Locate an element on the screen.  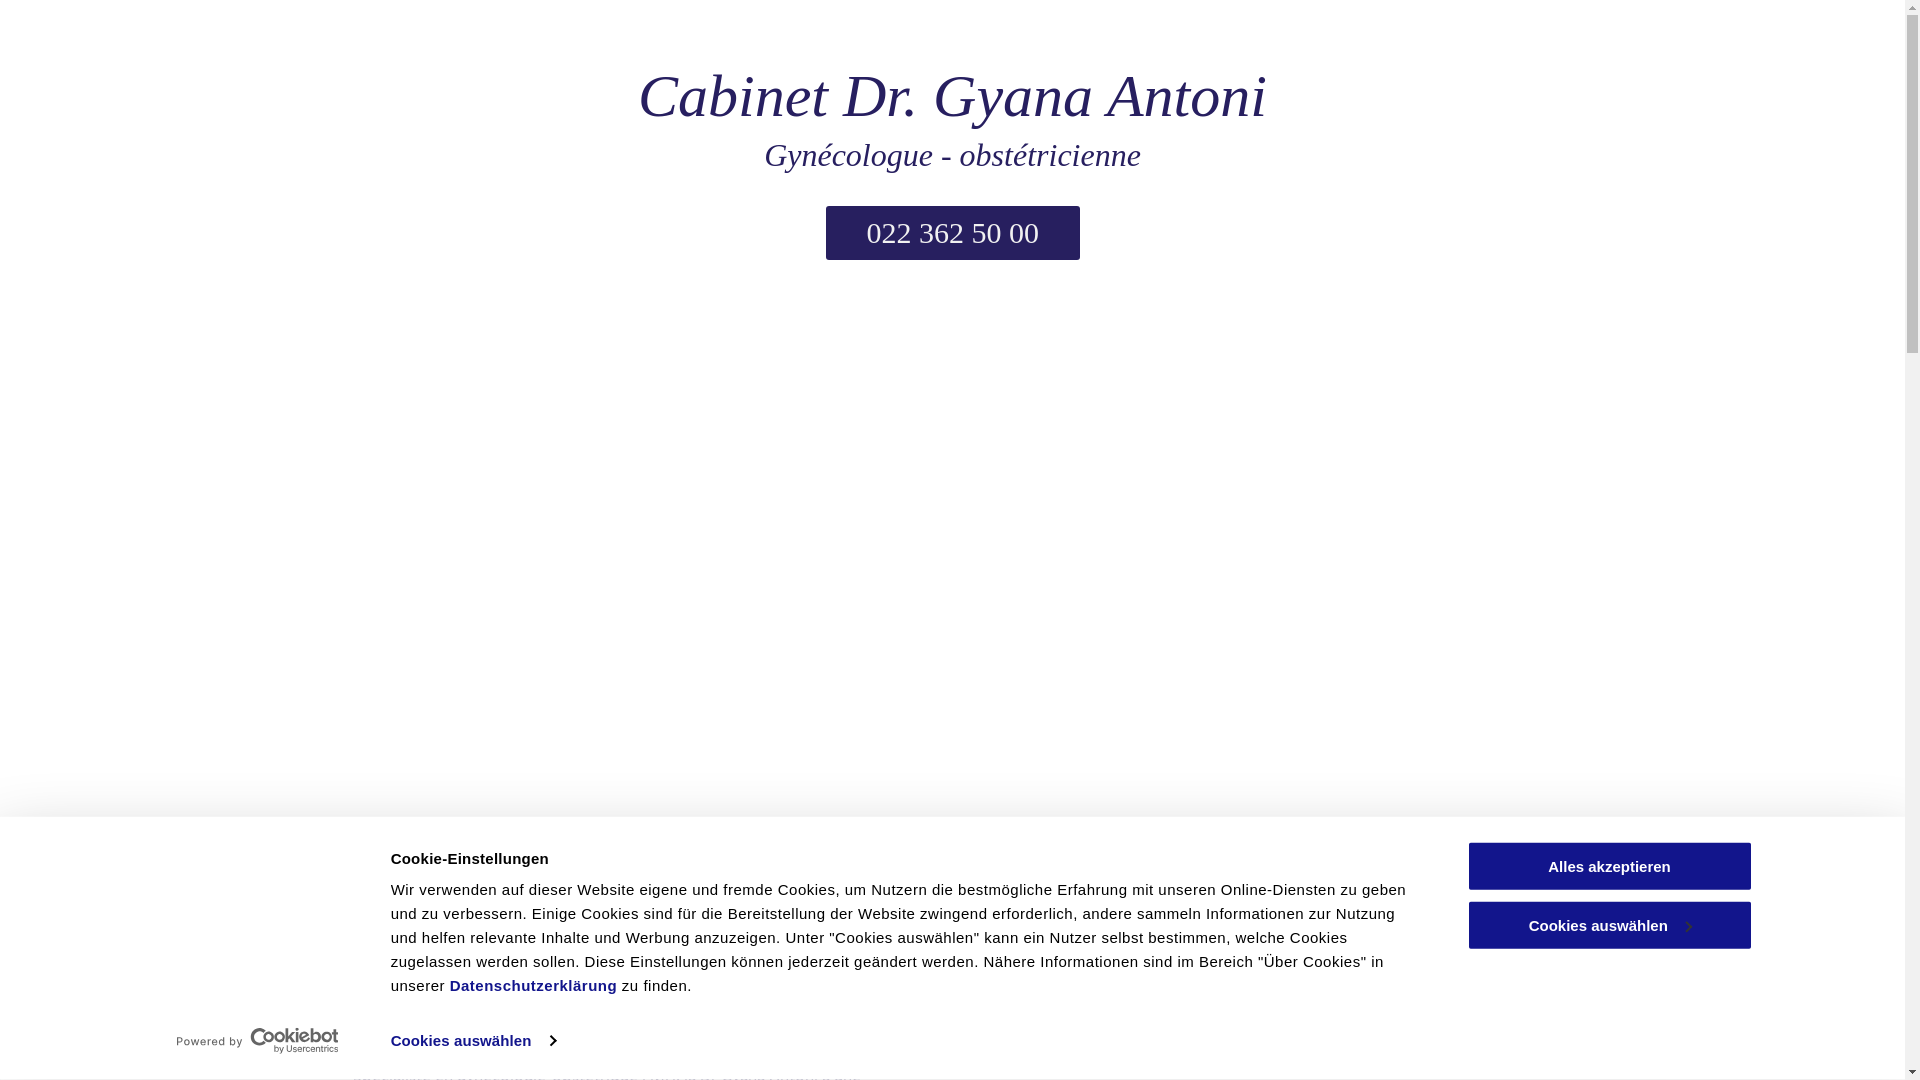
'022 362 50 00' is located at coordinates (952, 231).